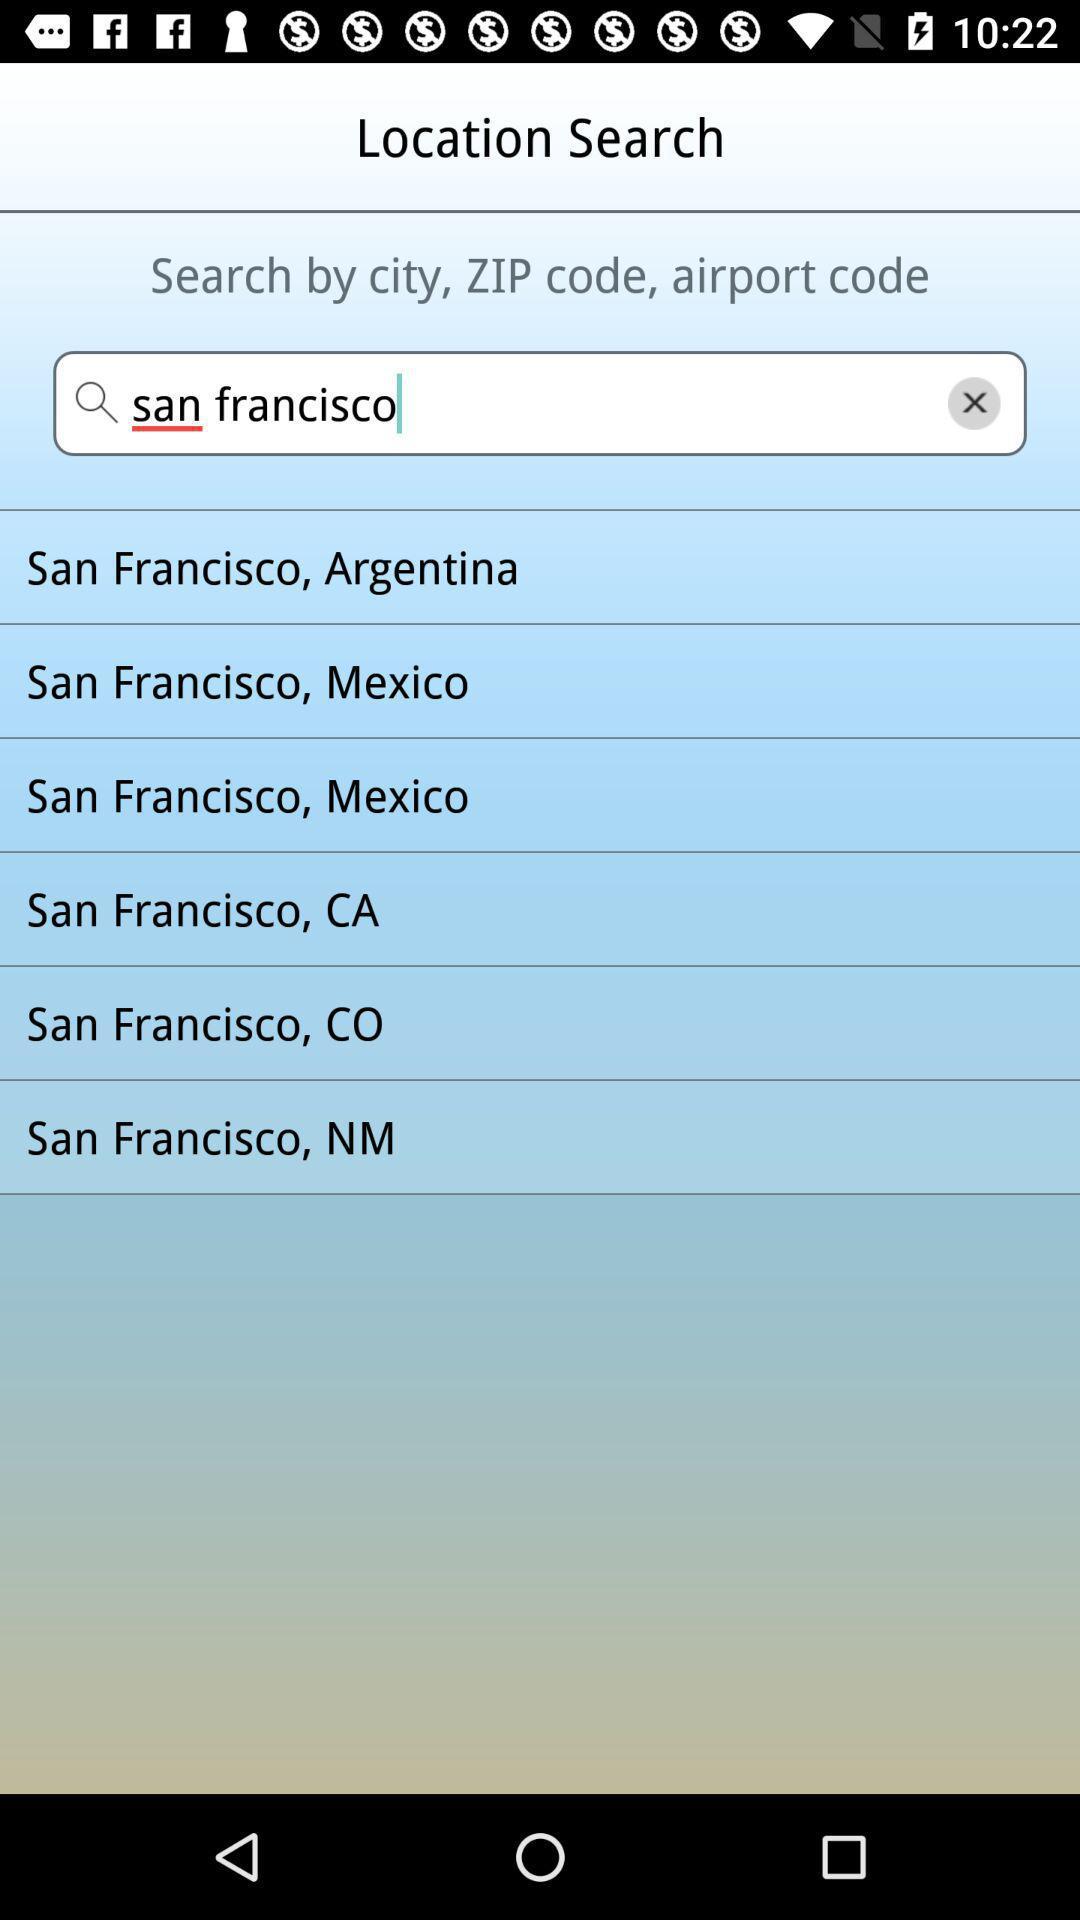  I want to click on the search icon, so click(97, 402).